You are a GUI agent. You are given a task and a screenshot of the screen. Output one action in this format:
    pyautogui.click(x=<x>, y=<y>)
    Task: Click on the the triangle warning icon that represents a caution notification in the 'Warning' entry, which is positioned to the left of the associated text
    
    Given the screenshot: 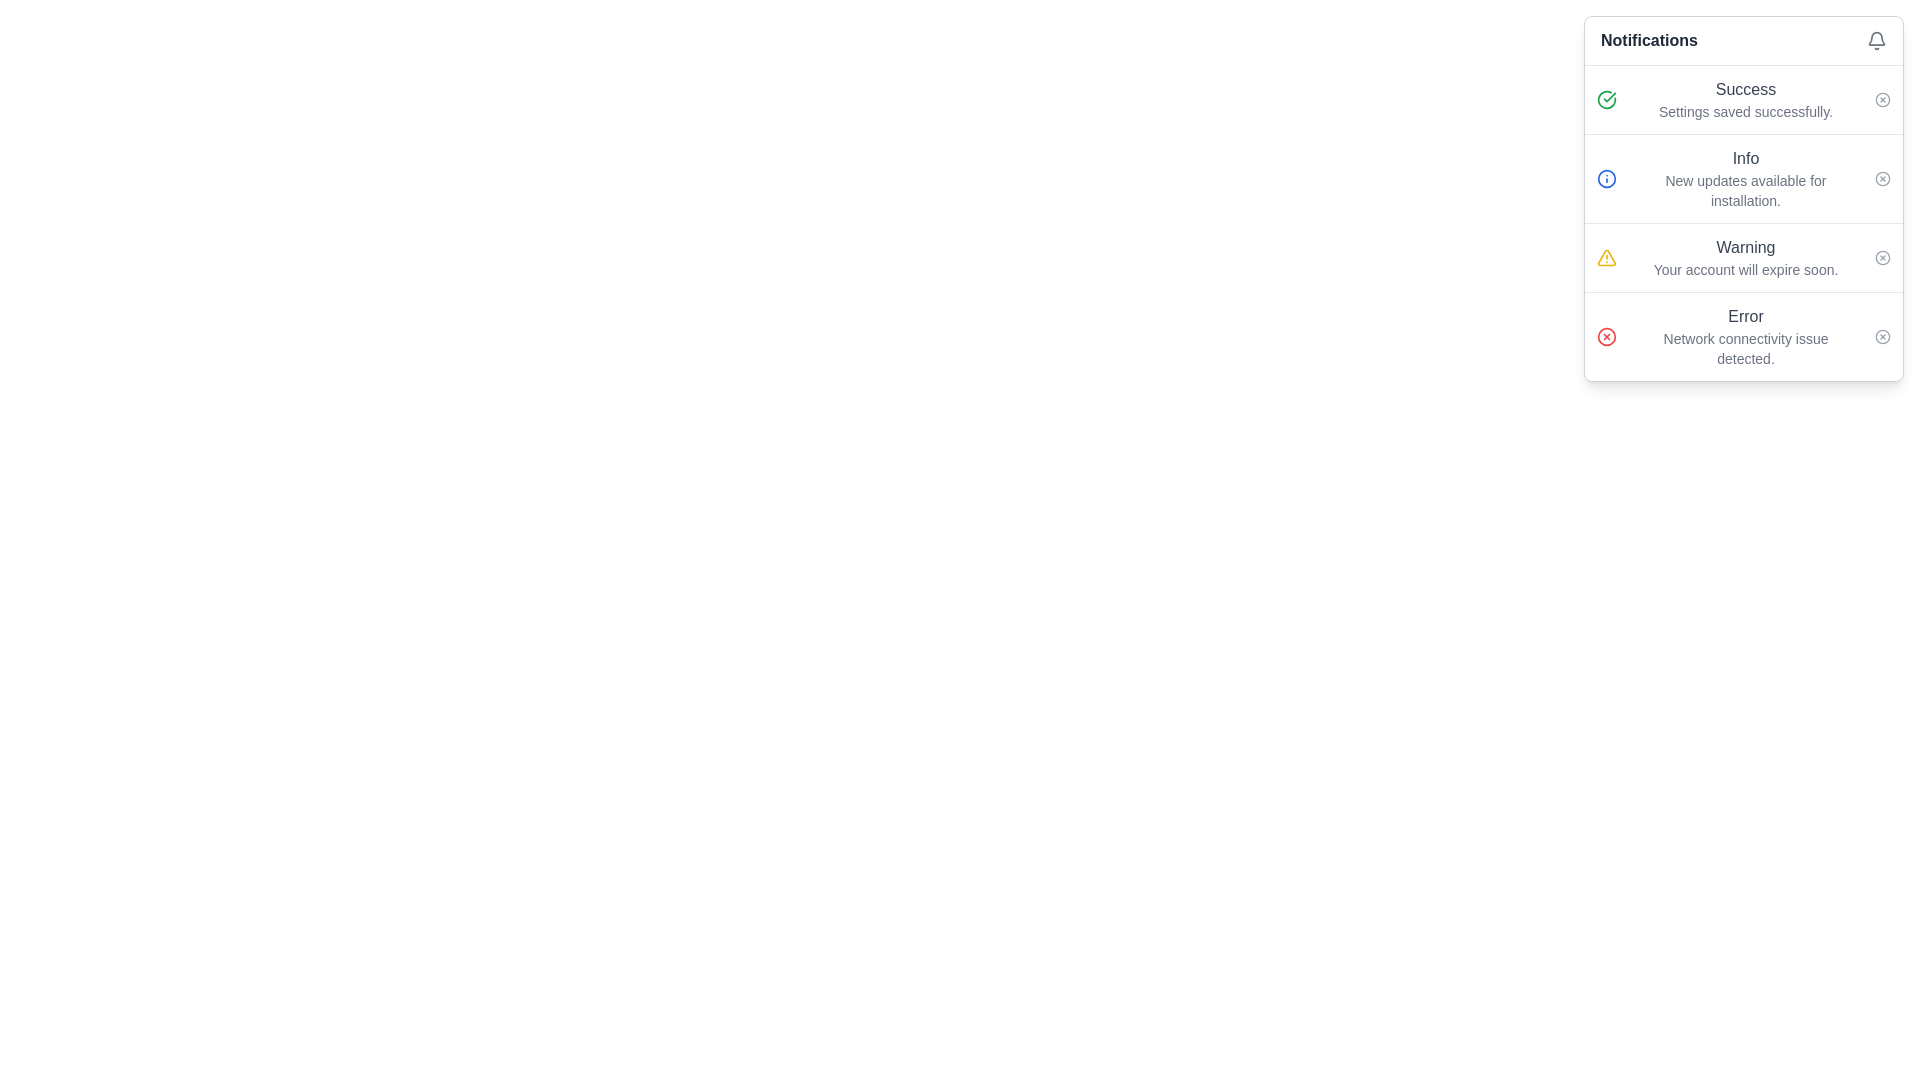 What is the action you would take?
    pyautogui.click(x=1607, y=257)
    